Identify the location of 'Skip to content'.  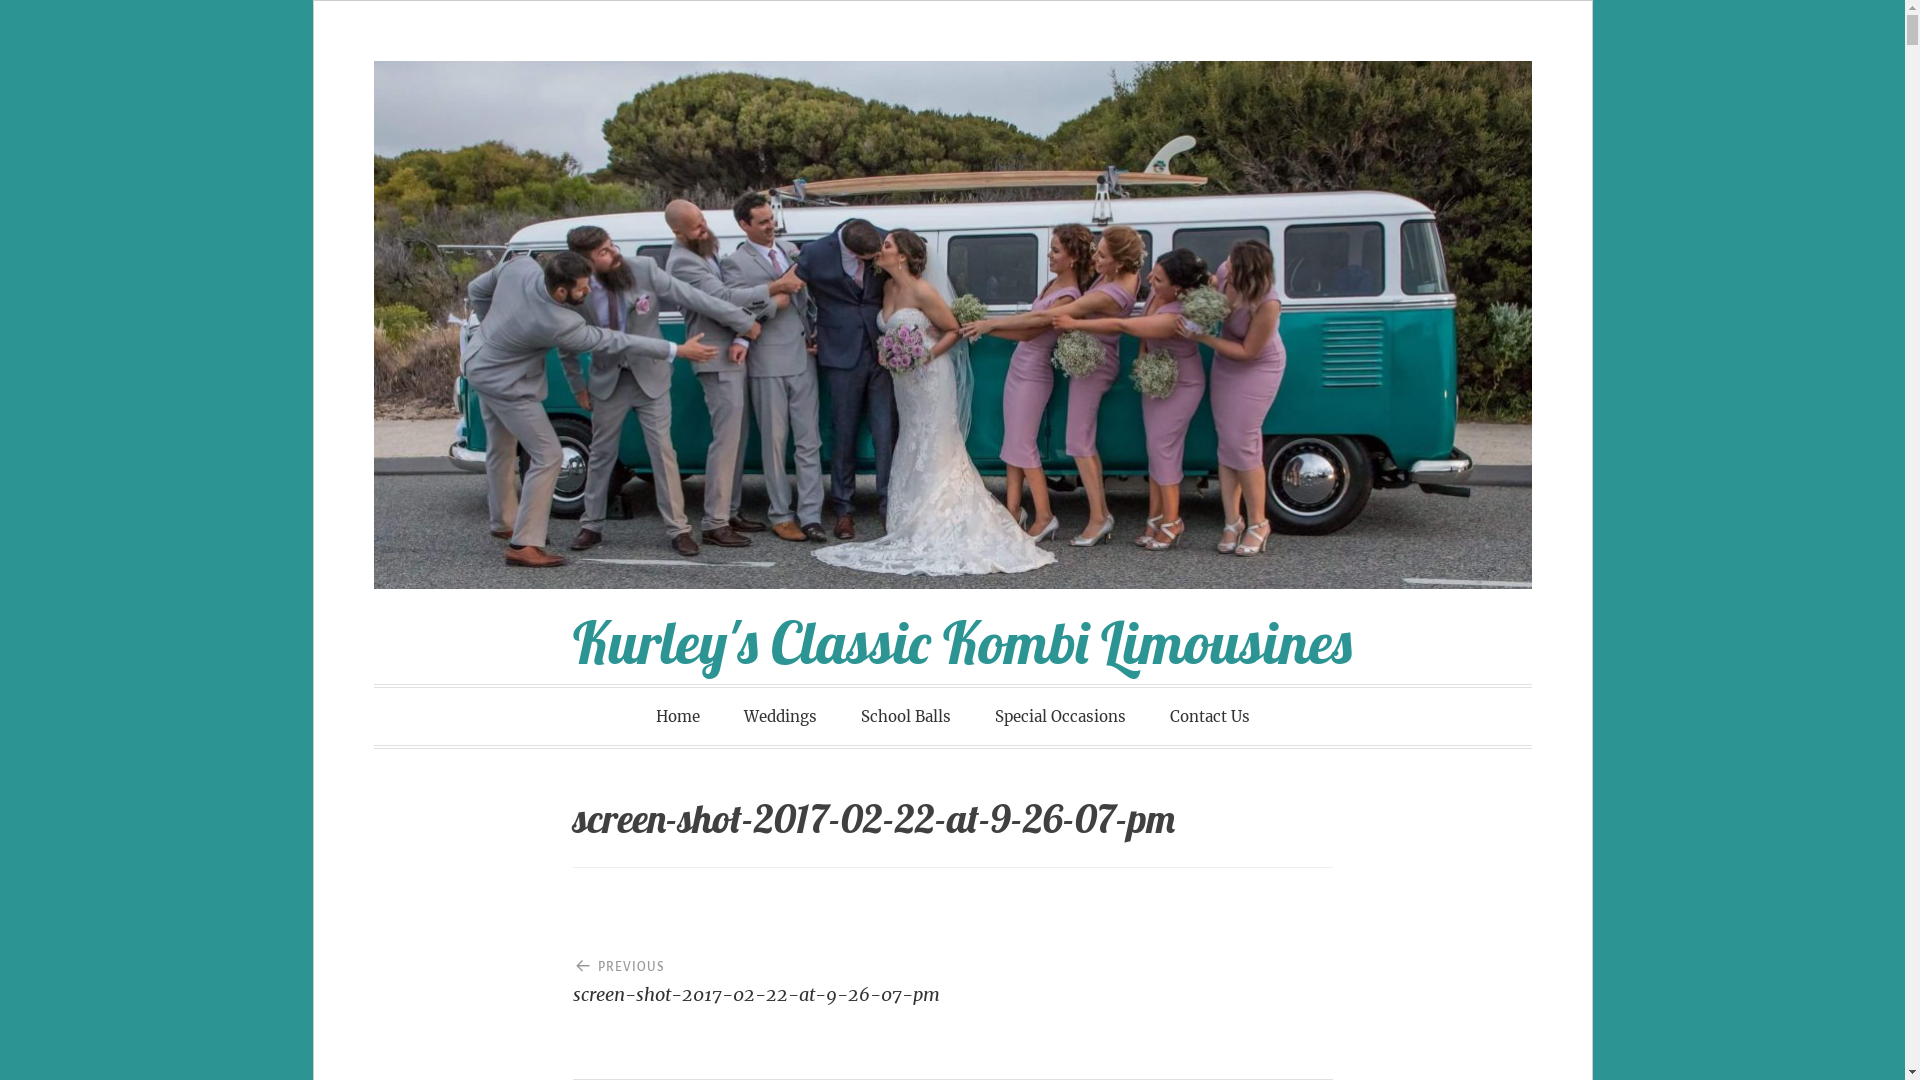
(312, 60).